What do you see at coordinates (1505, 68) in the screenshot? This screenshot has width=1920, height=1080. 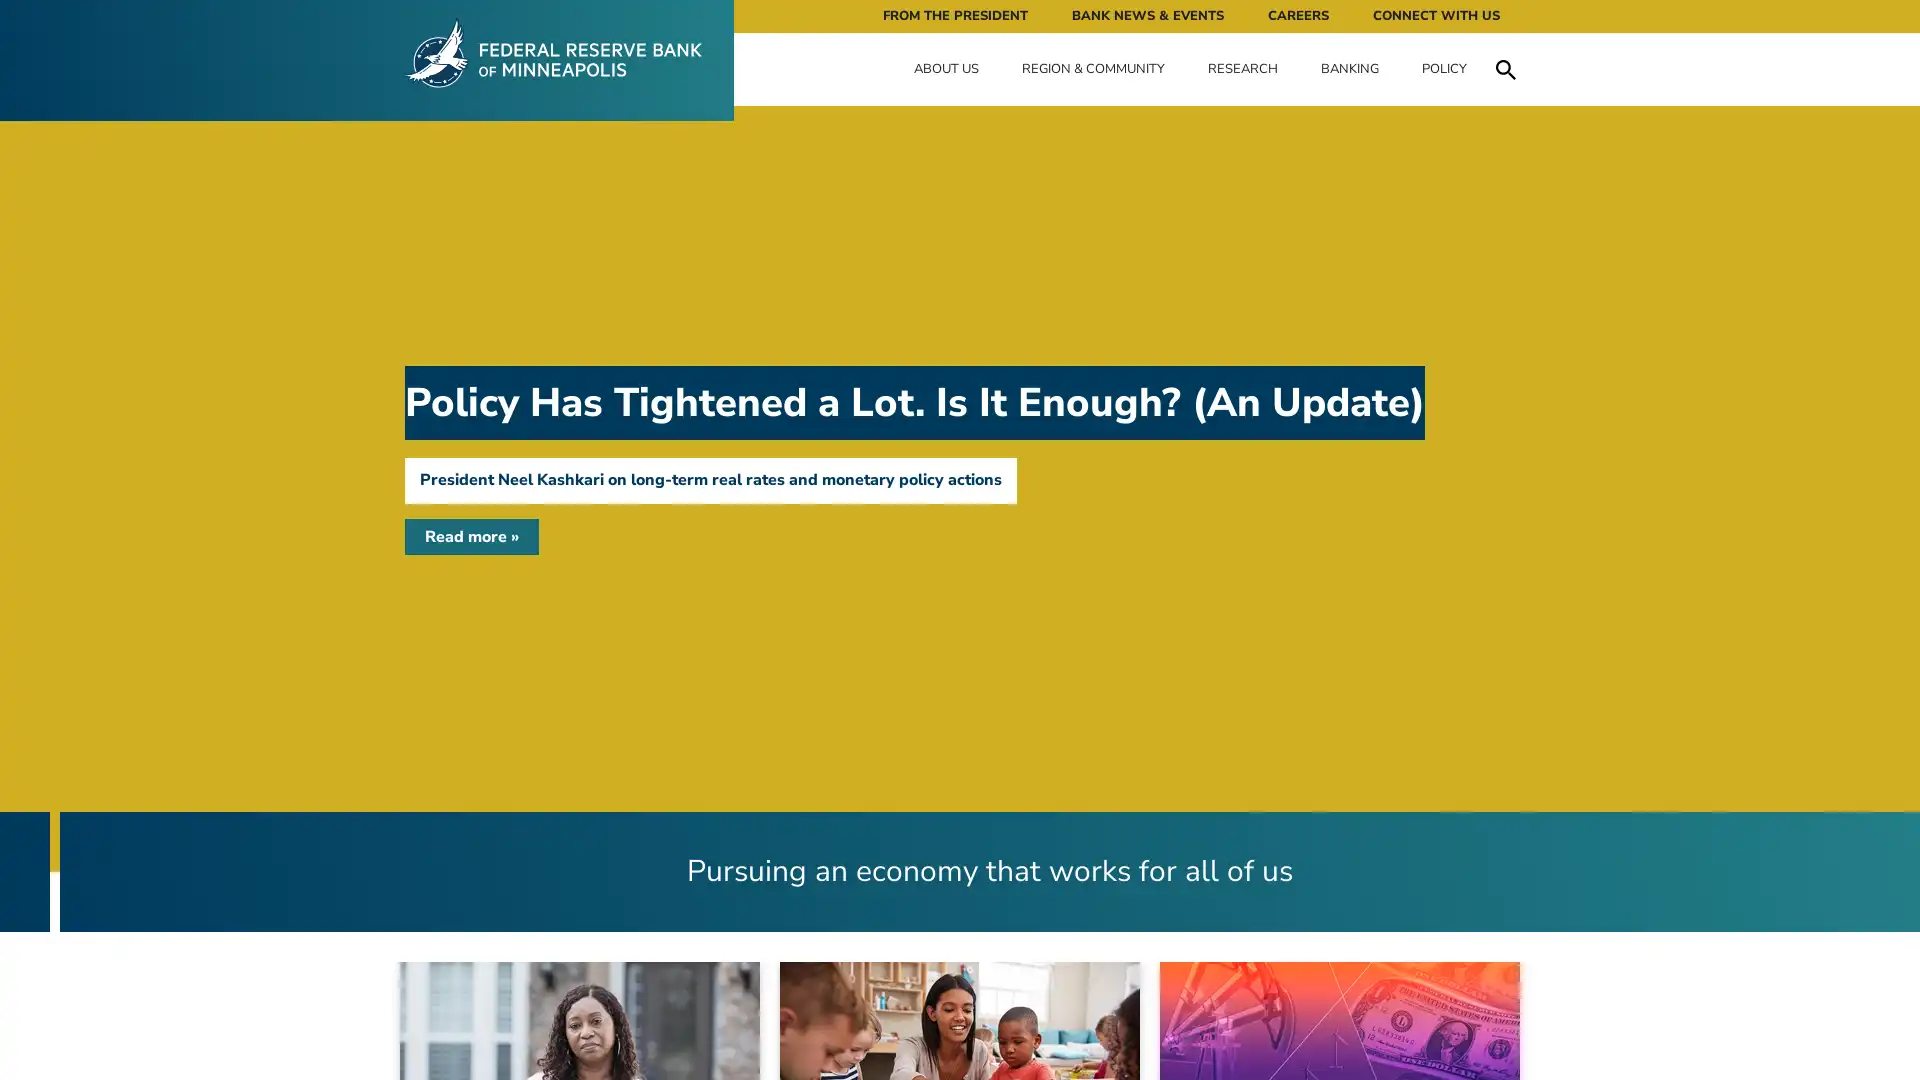 I see `Toggle Search` at bounding box center [1505, 68].